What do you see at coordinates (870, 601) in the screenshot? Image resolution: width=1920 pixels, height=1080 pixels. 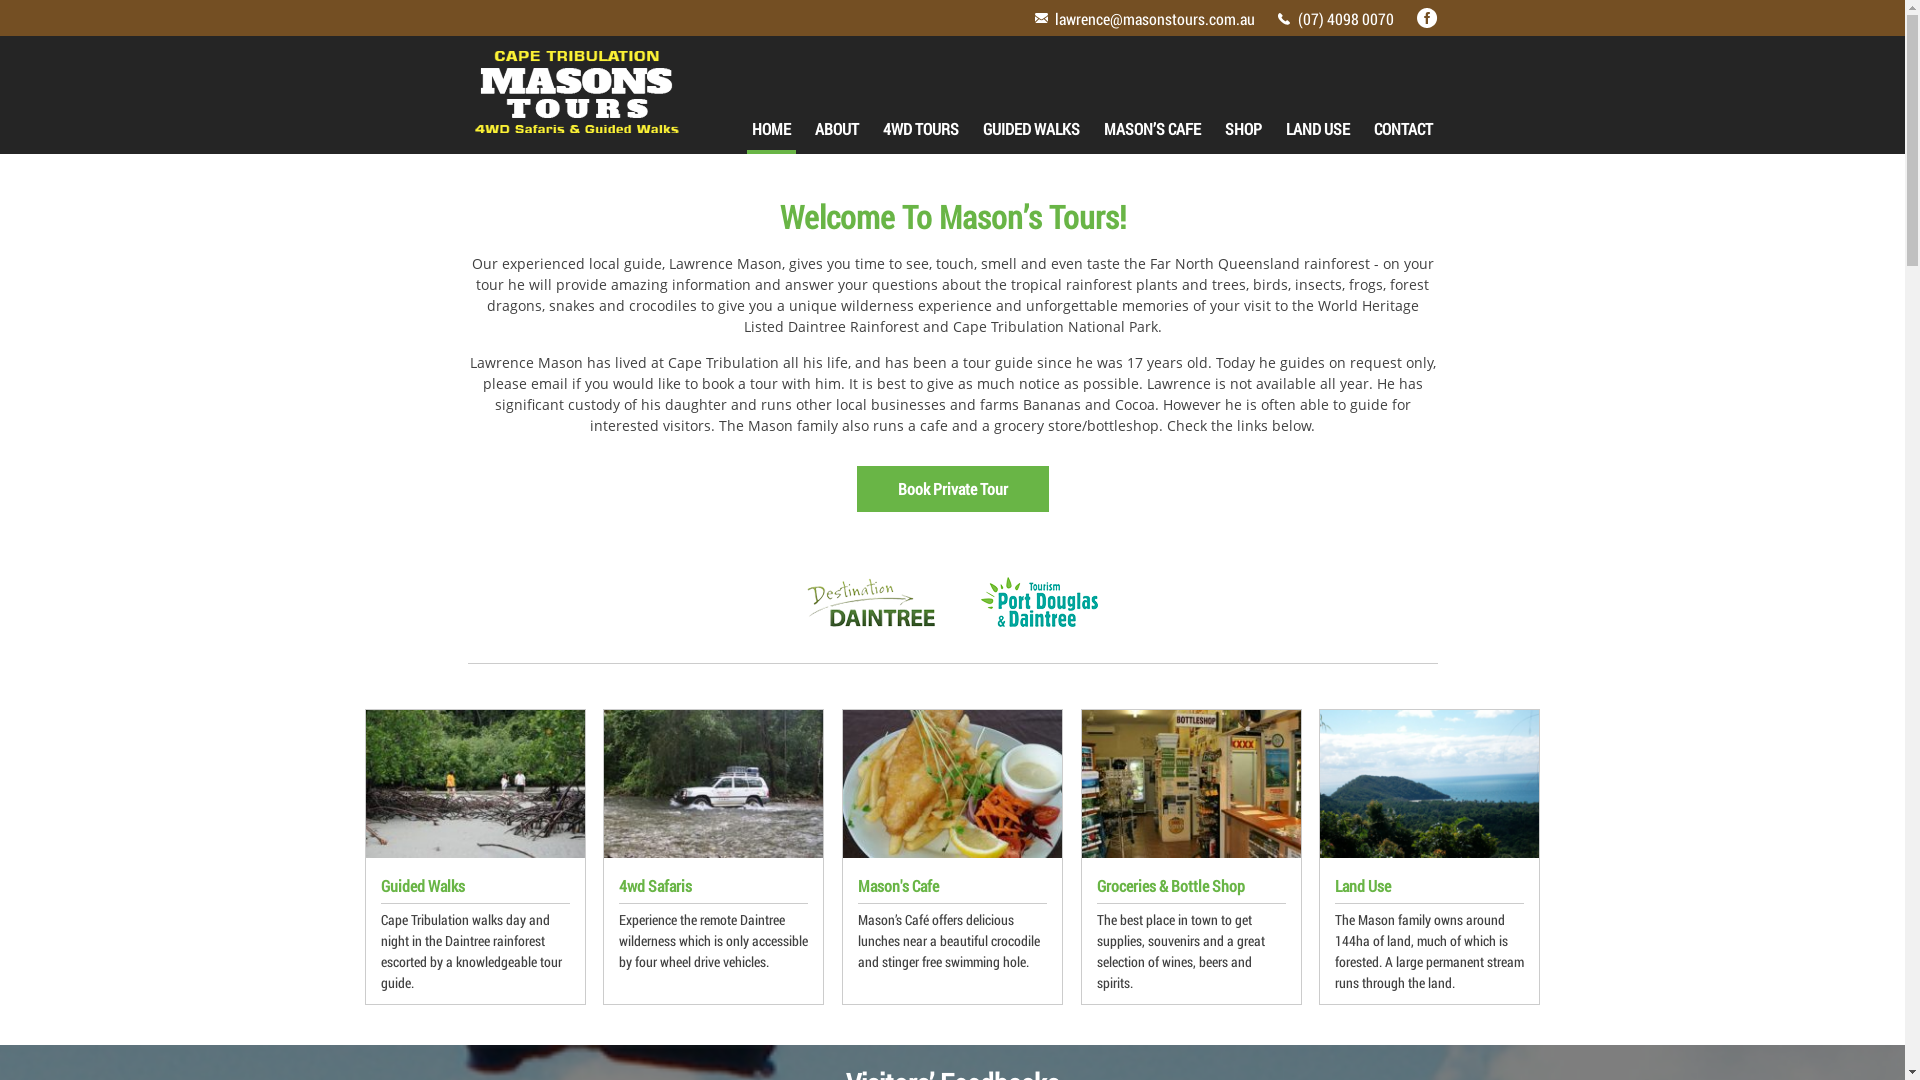 I see `'Destination Daintree'` at bounding box center [870, 601].